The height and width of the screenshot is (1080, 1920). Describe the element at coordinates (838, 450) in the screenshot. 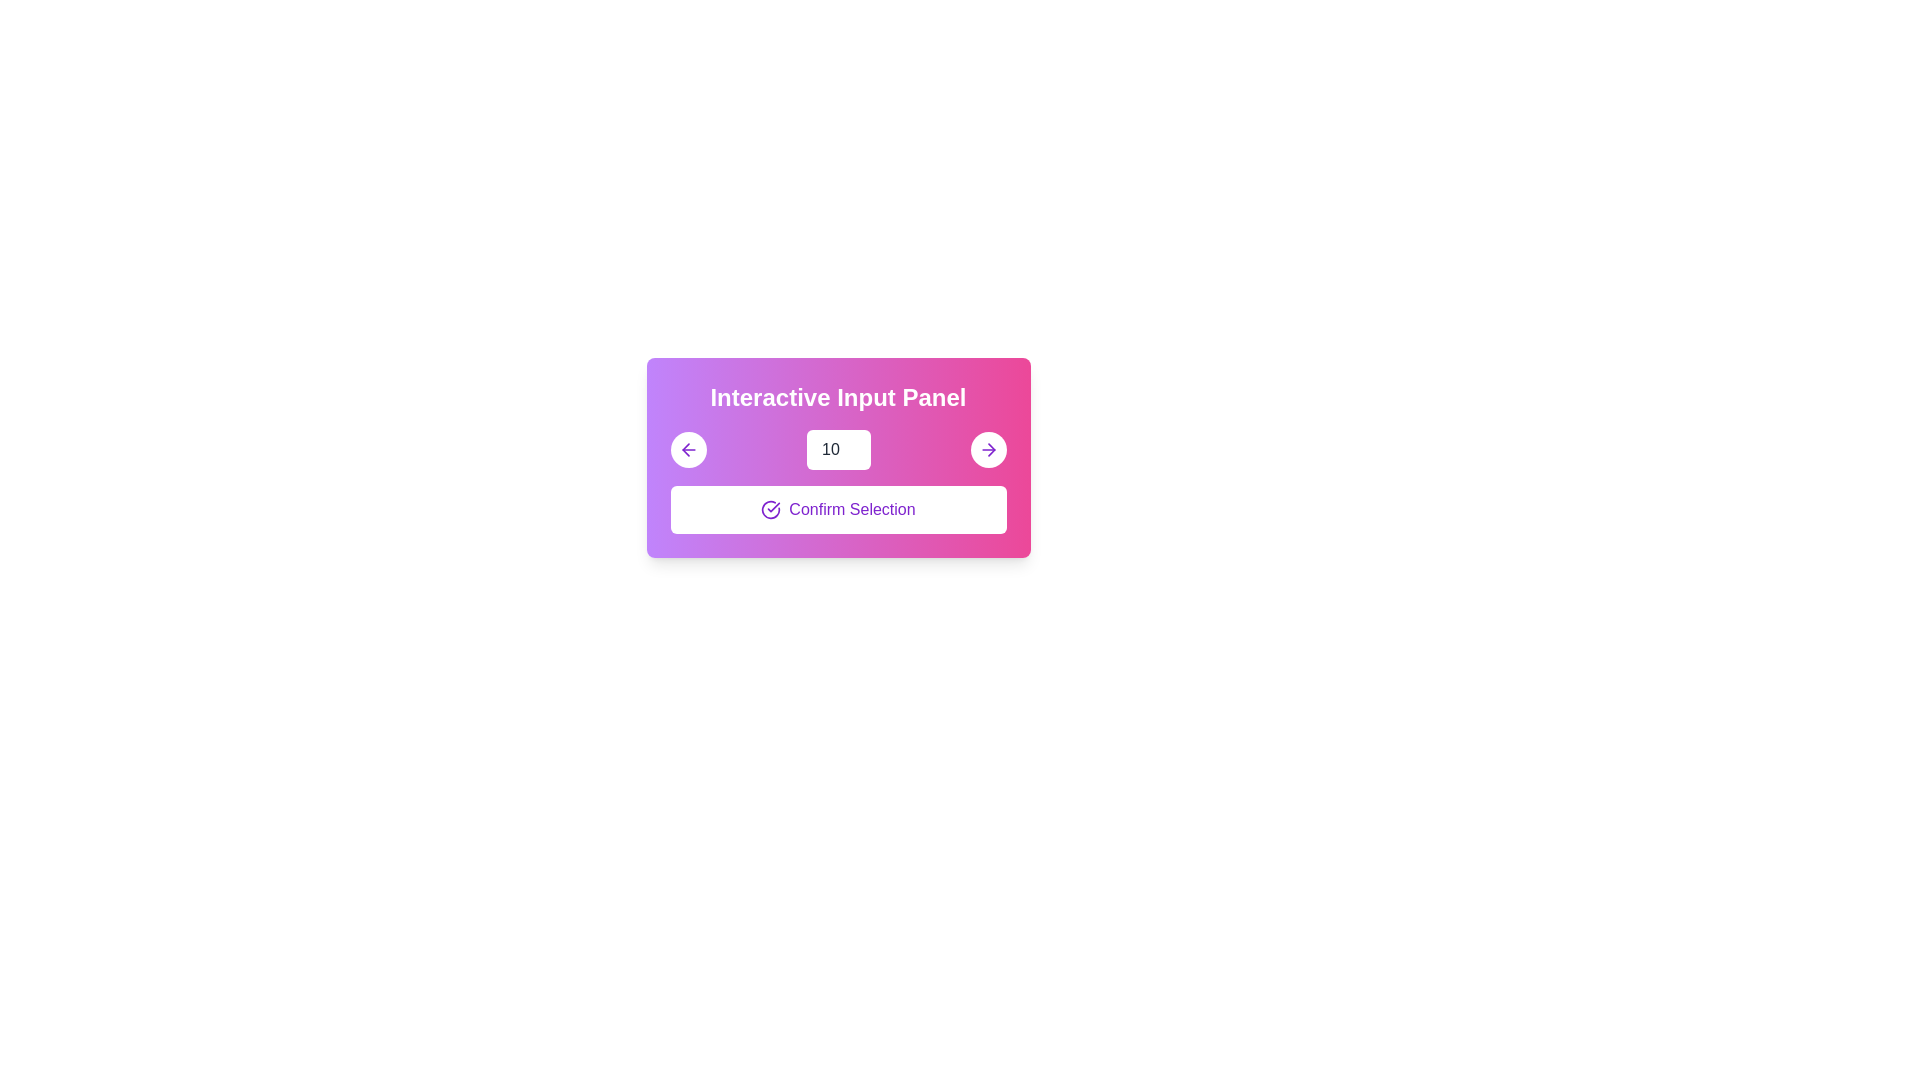

I see `the numeric input field displaying the number '10' to focus and edit the number` at that location.